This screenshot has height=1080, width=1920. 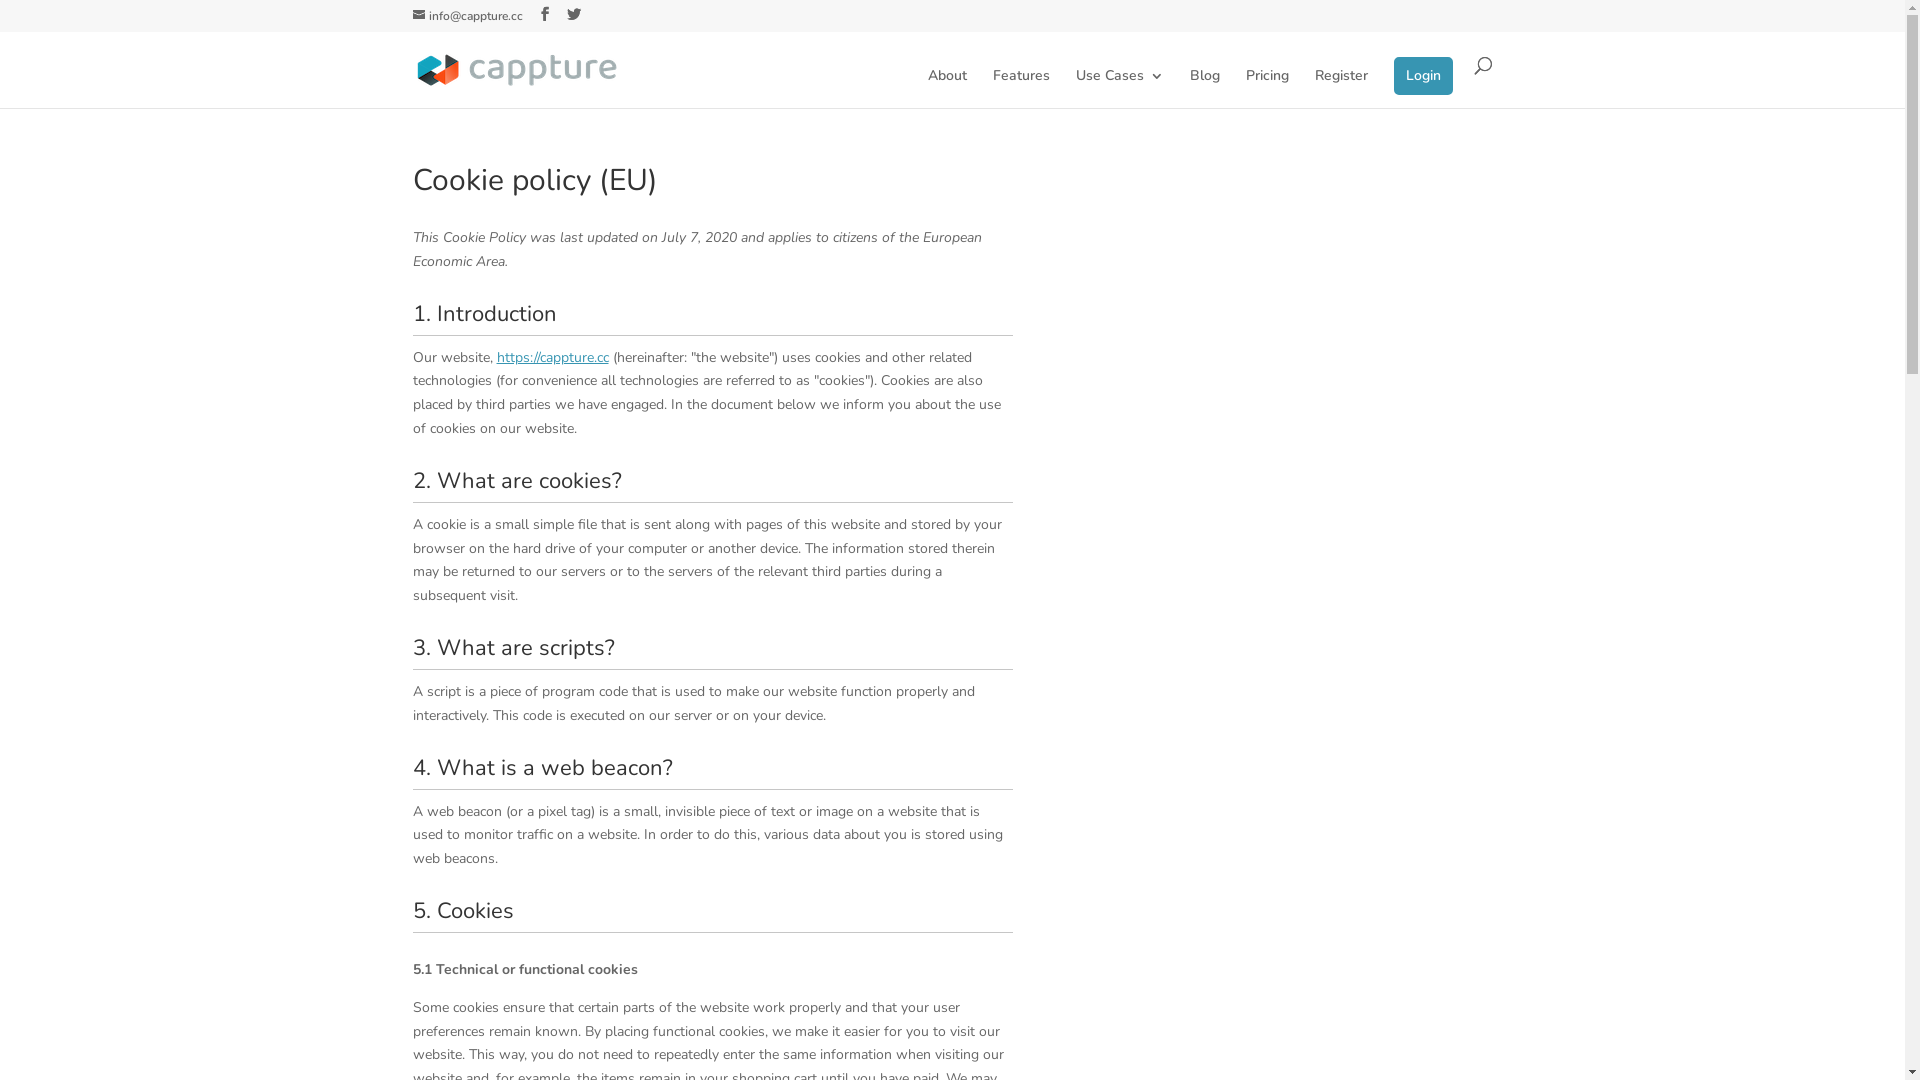 What do you see at coordinates (1203, 87) in the screenshot?
I see `'Blog'` at bounding box center [1203, 87].